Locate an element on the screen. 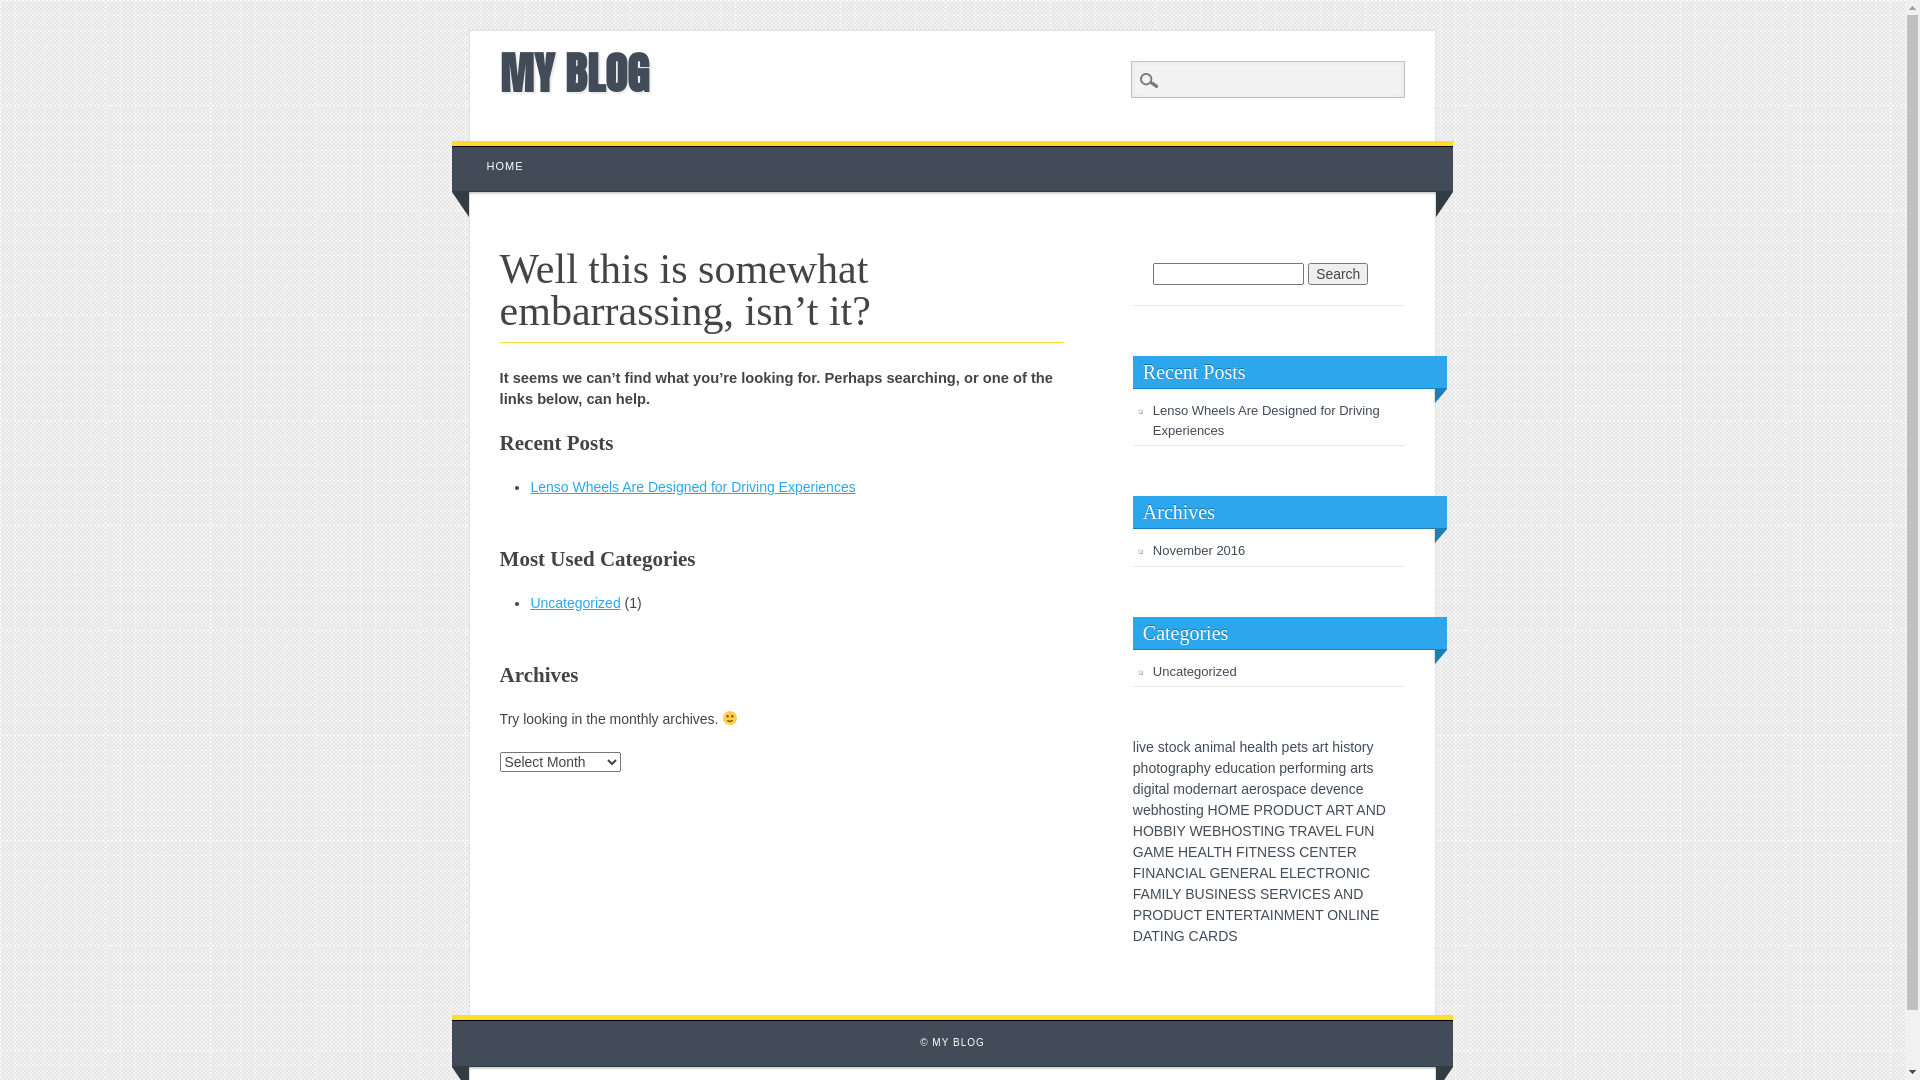 This screenshot has height=1080, width=1920. 'd' is located at coordinates (1314, 788).